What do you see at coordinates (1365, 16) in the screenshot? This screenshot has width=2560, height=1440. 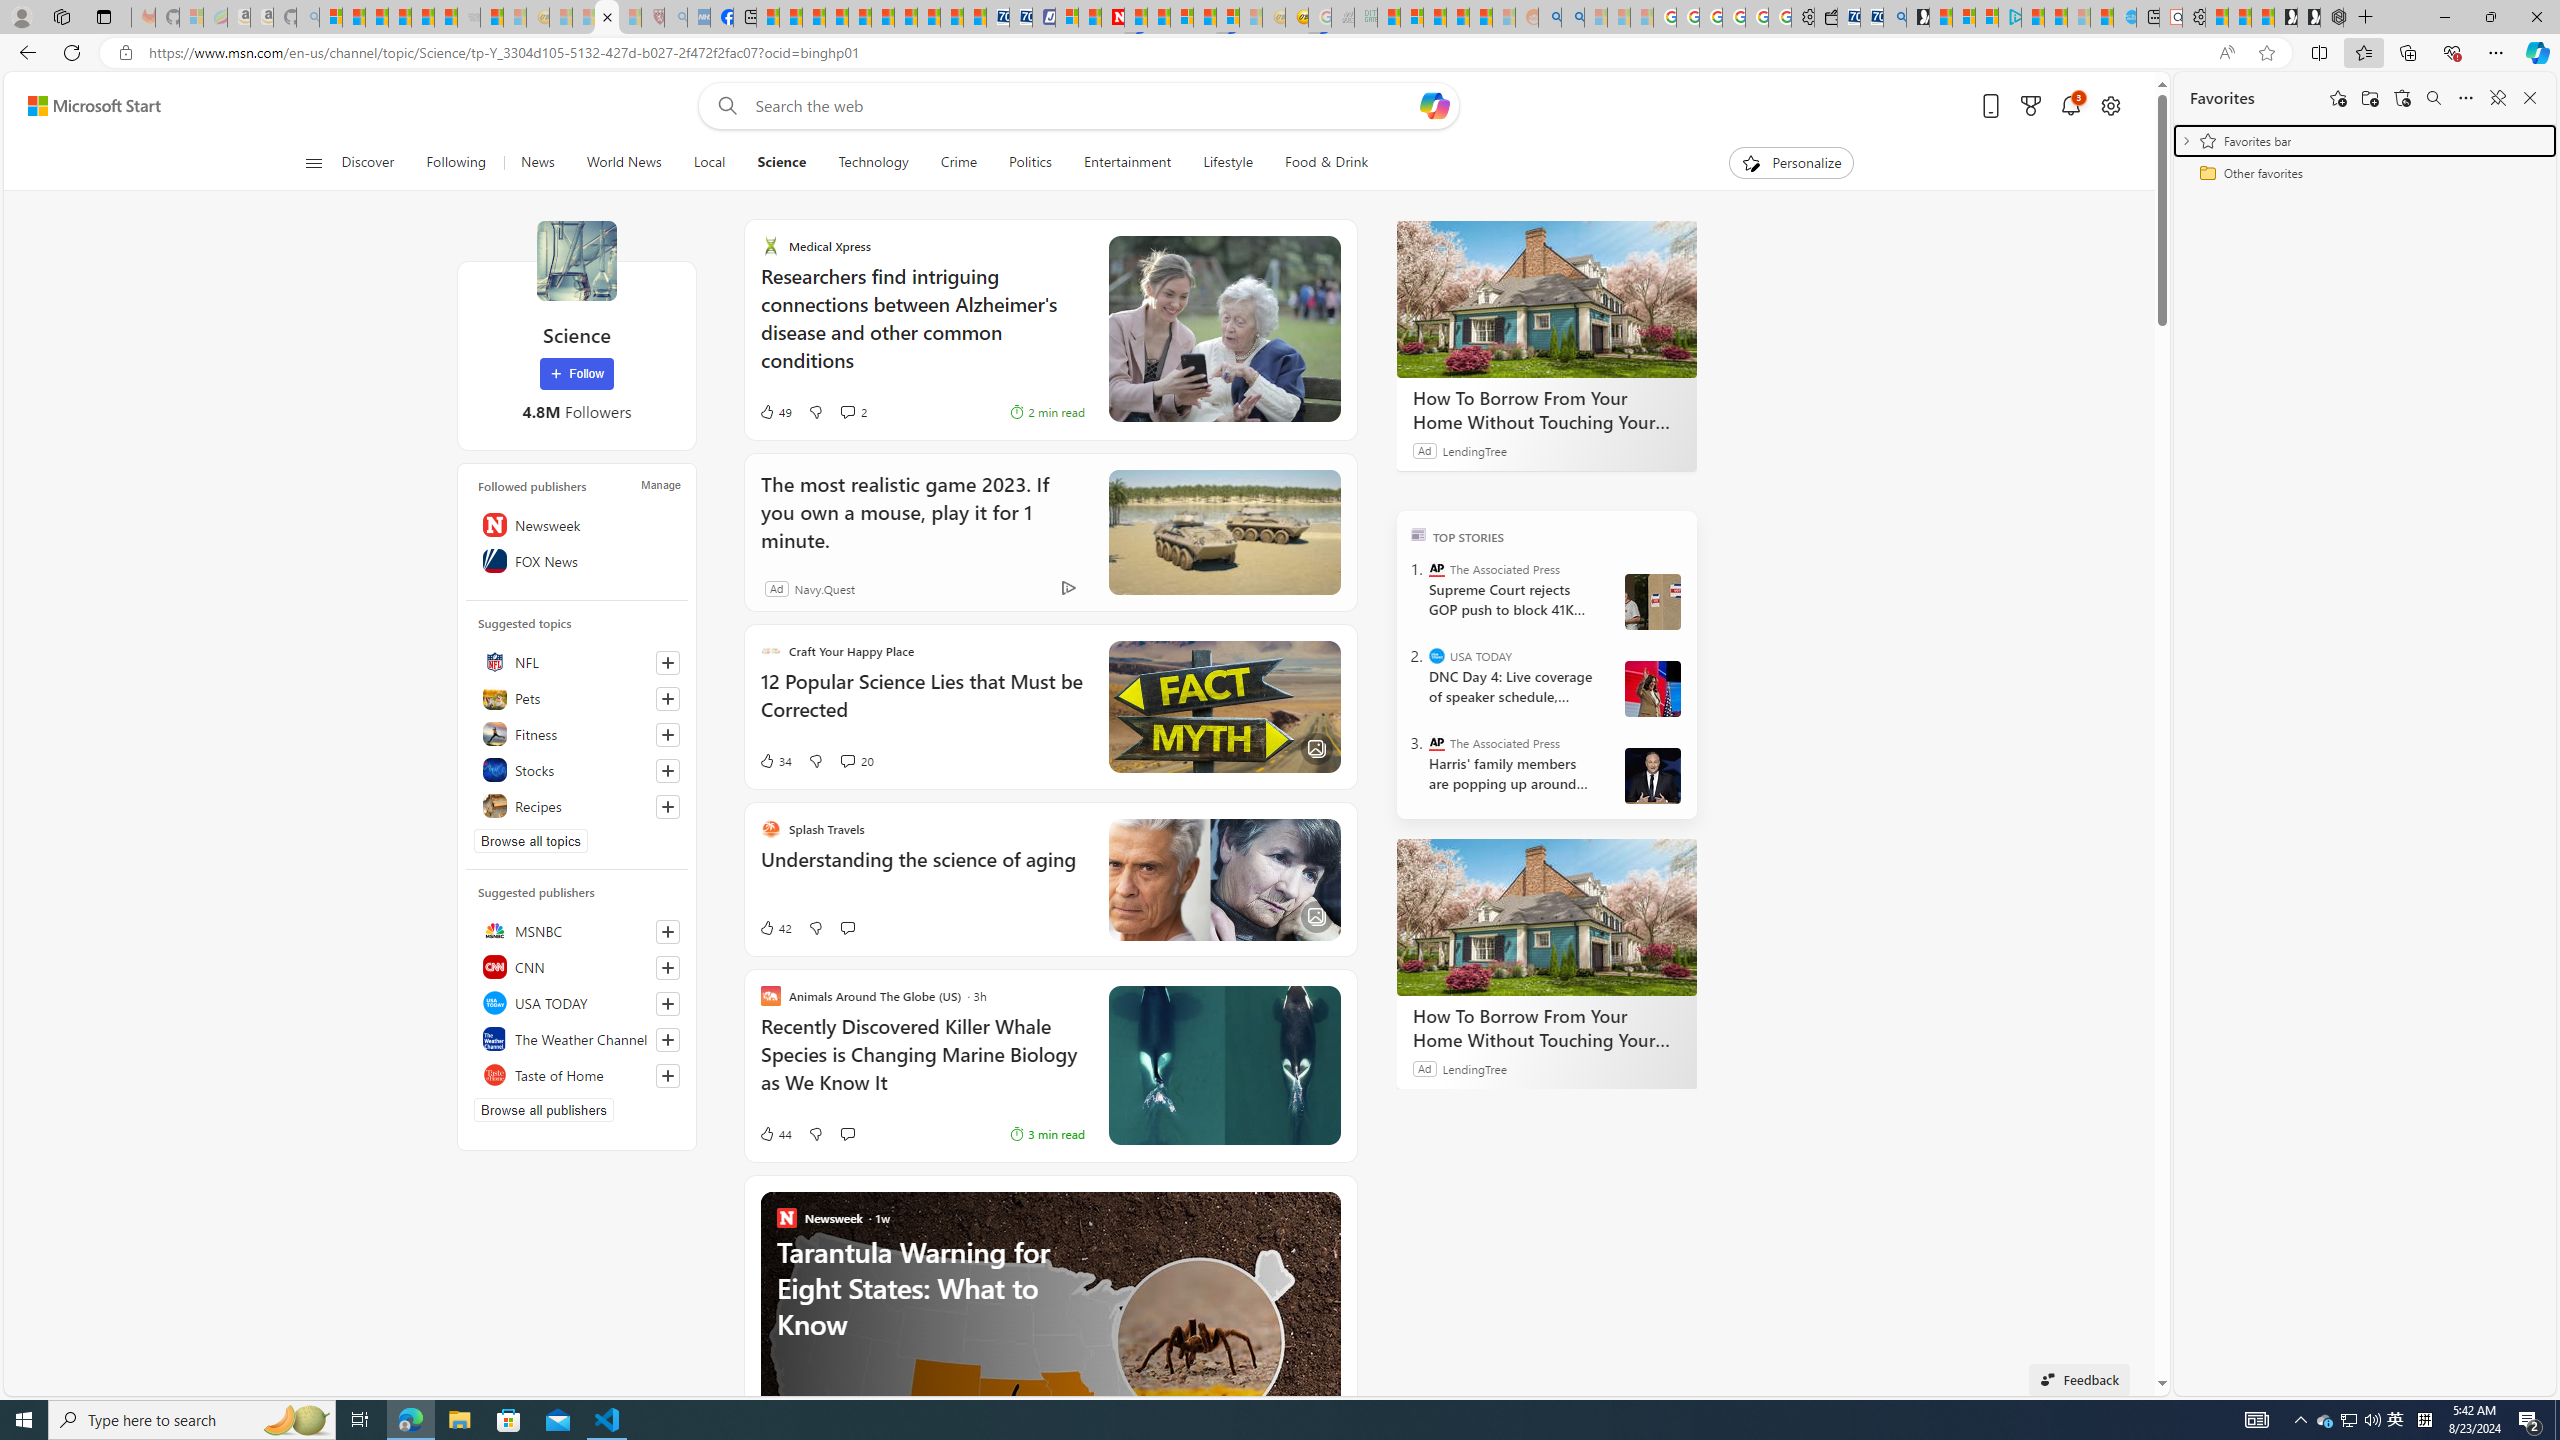 I see `'DITOGAMES AG Imprint - Sleeping'` at bounding box center [1365, 16].